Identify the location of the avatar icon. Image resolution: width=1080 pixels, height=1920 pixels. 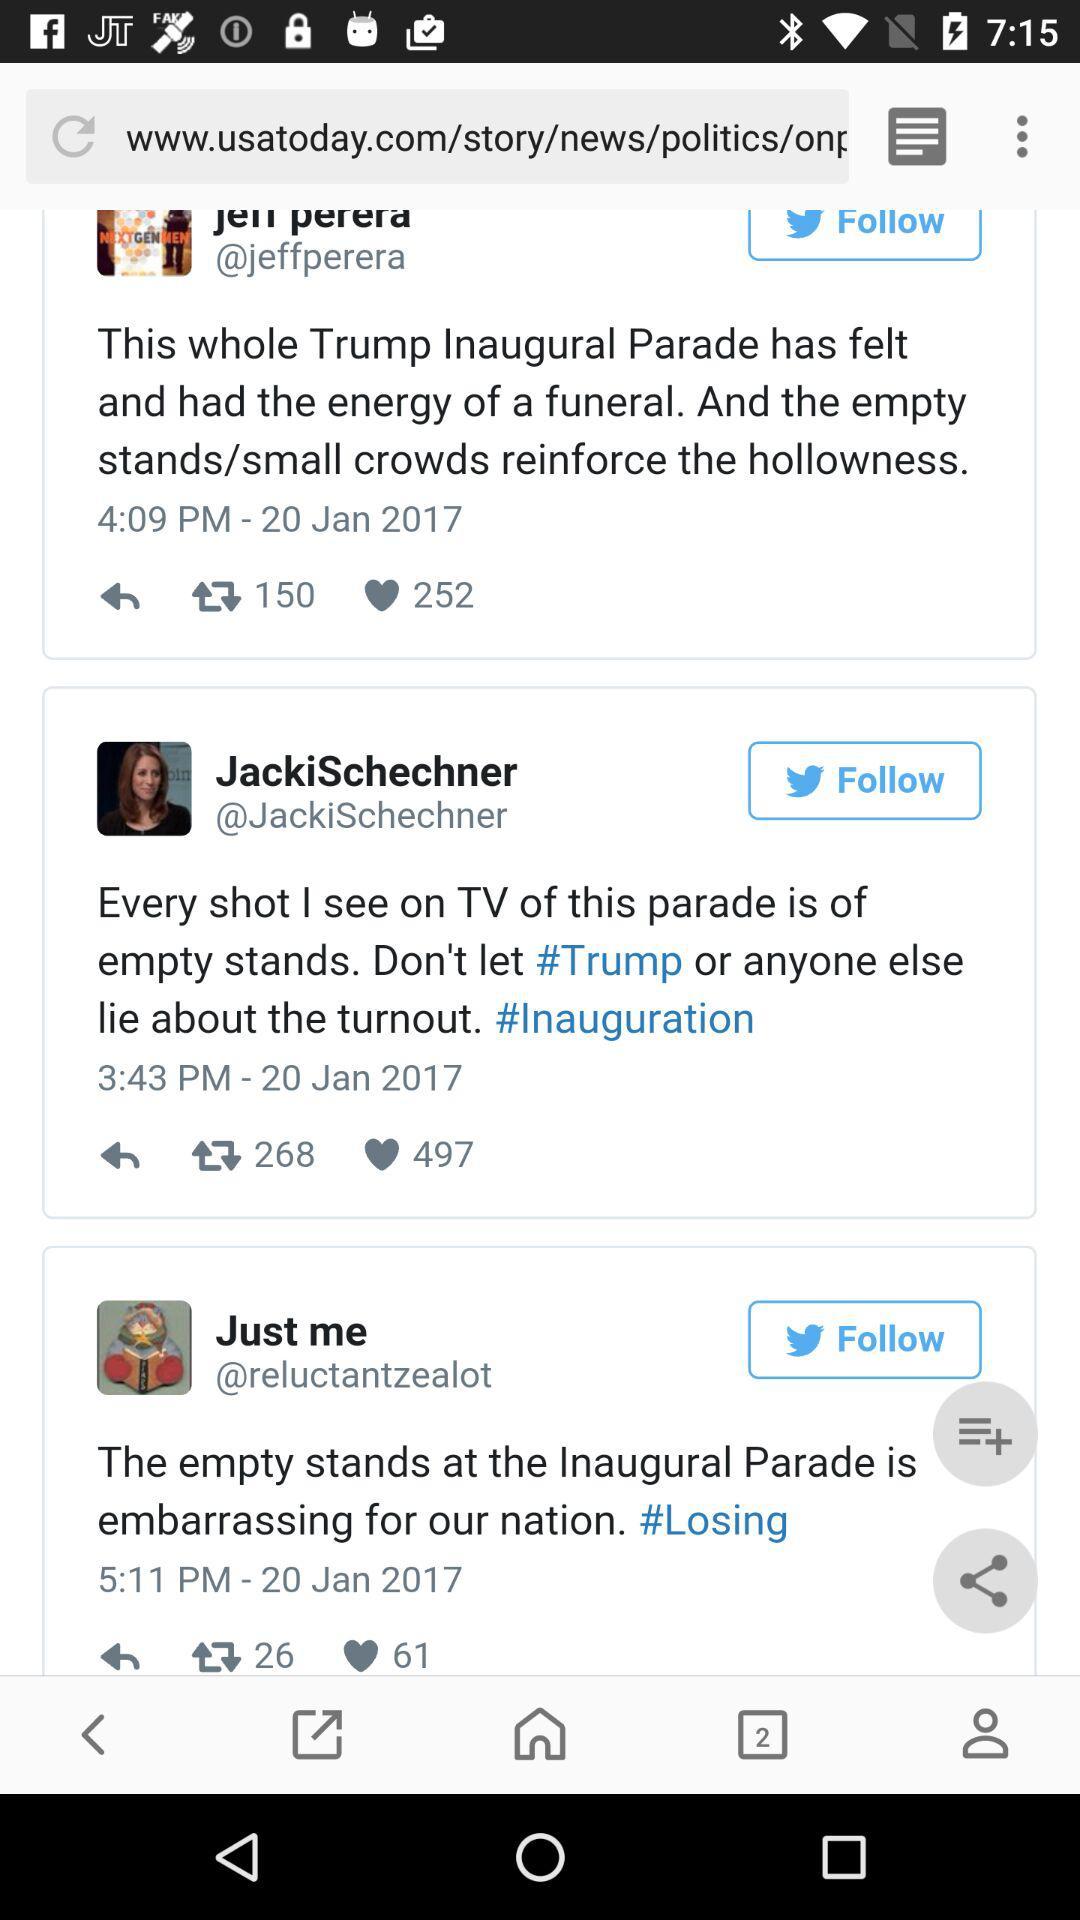
(984, 1733).